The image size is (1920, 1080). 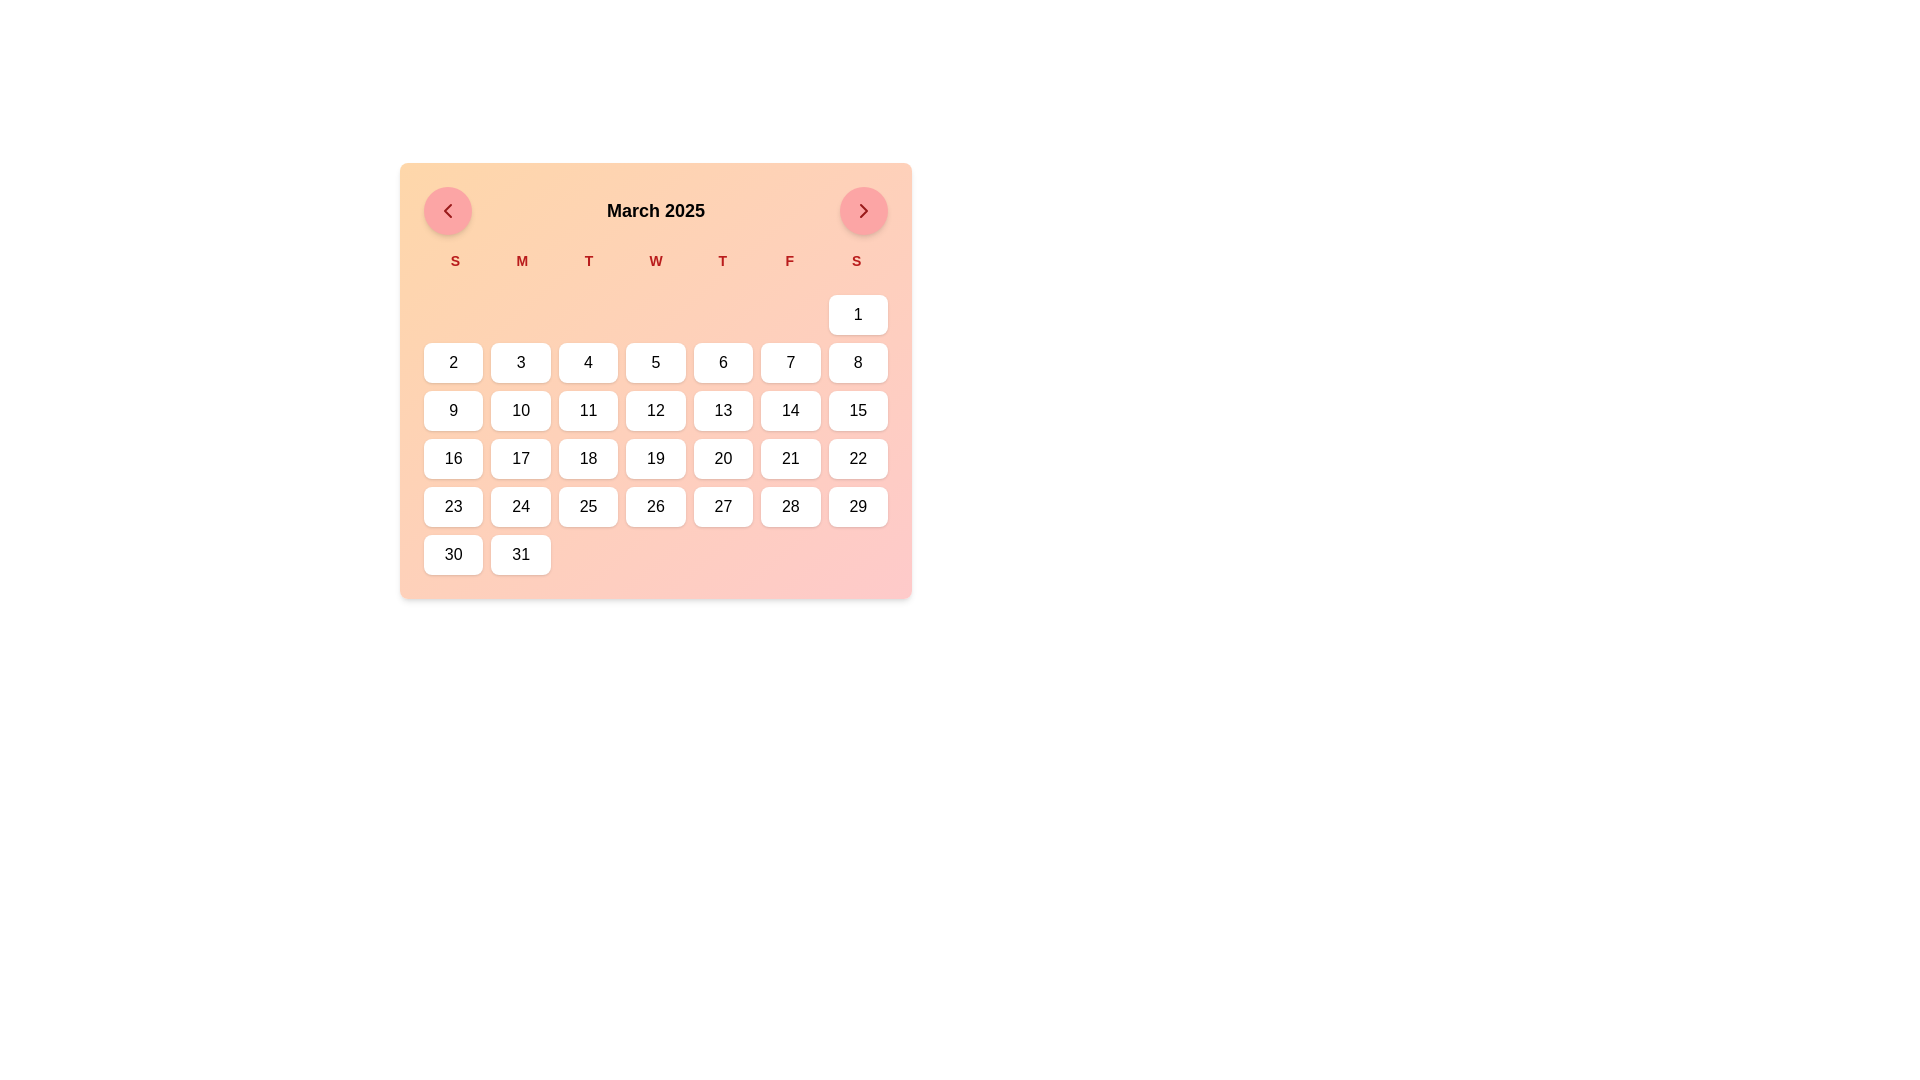 What do you see at coordinates (587, 459) in the screenshot?
I see `the rounded rectangular button labeled '18' with a white background` at bounding box center [587, 459].